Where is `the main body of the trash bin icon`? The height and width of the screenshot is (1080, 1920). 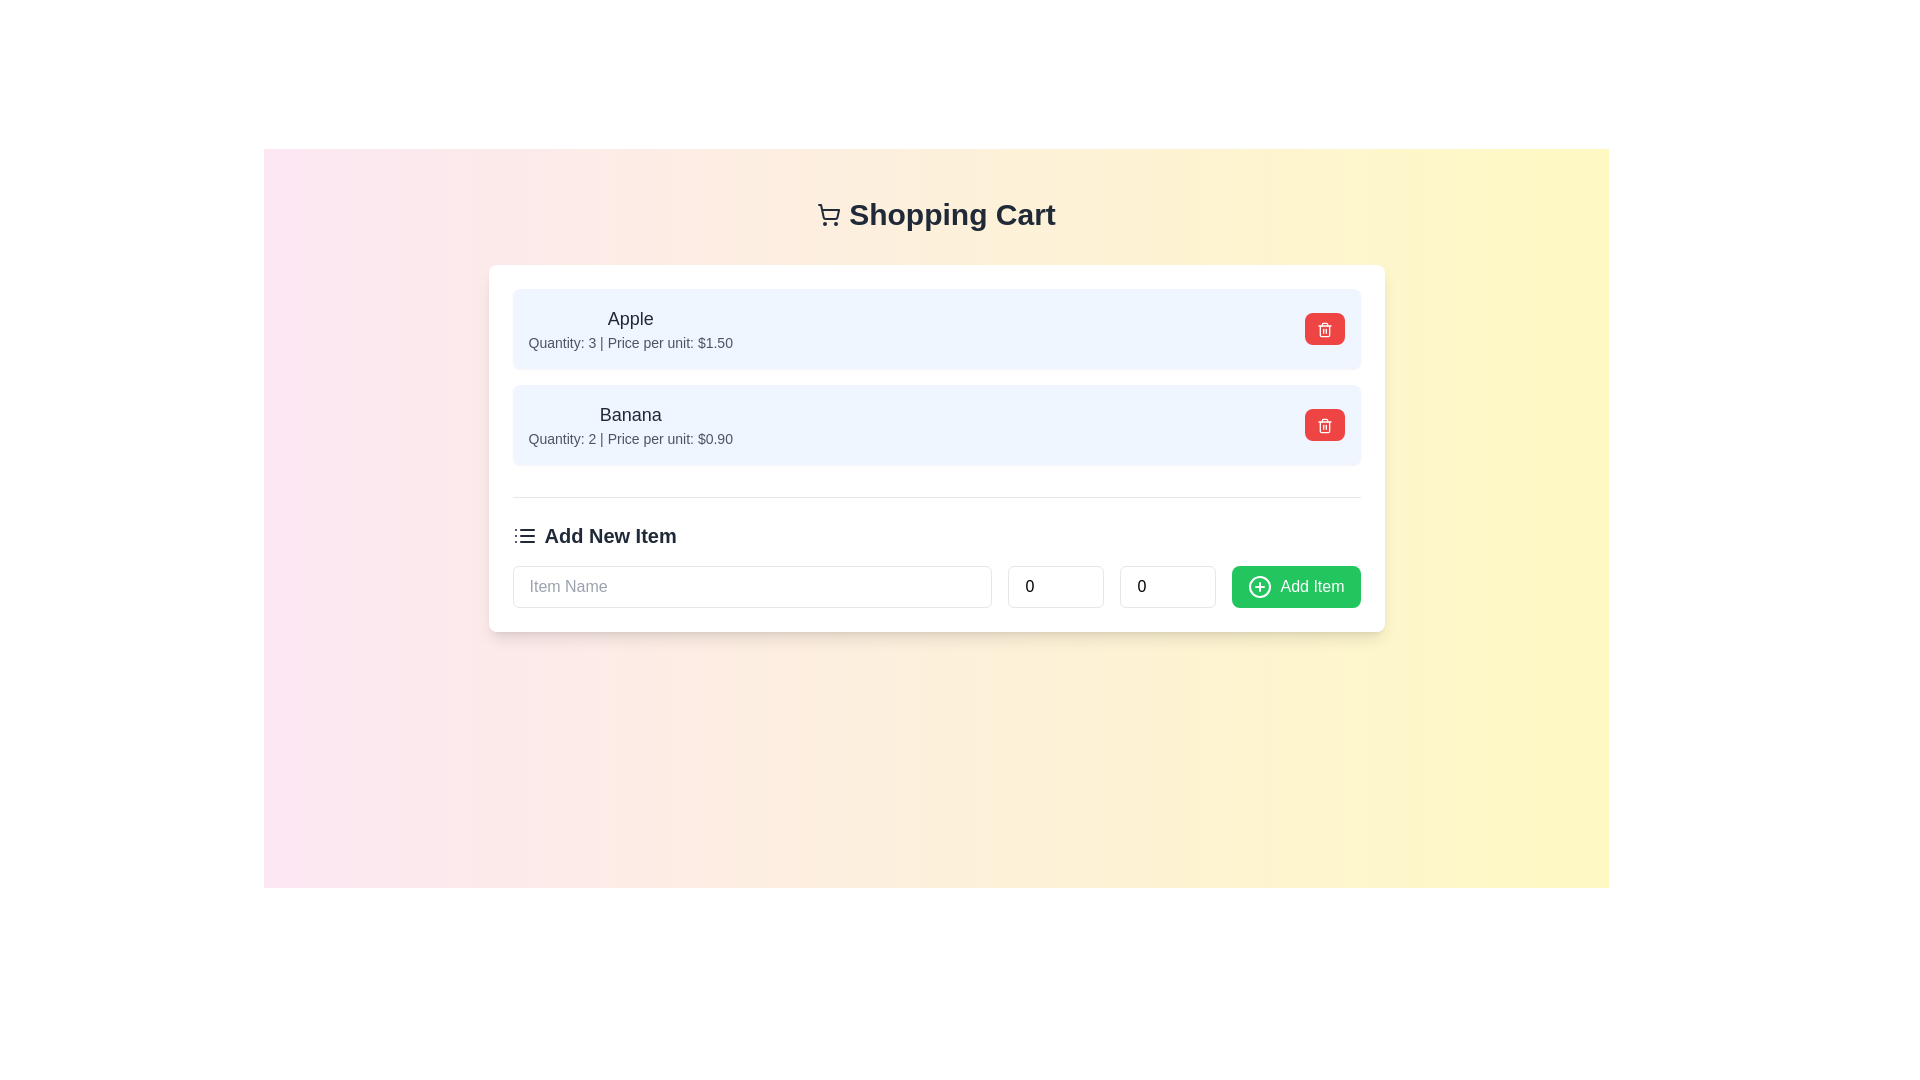 the main body of the trash bin icon is located at coordinates (1324, 426).